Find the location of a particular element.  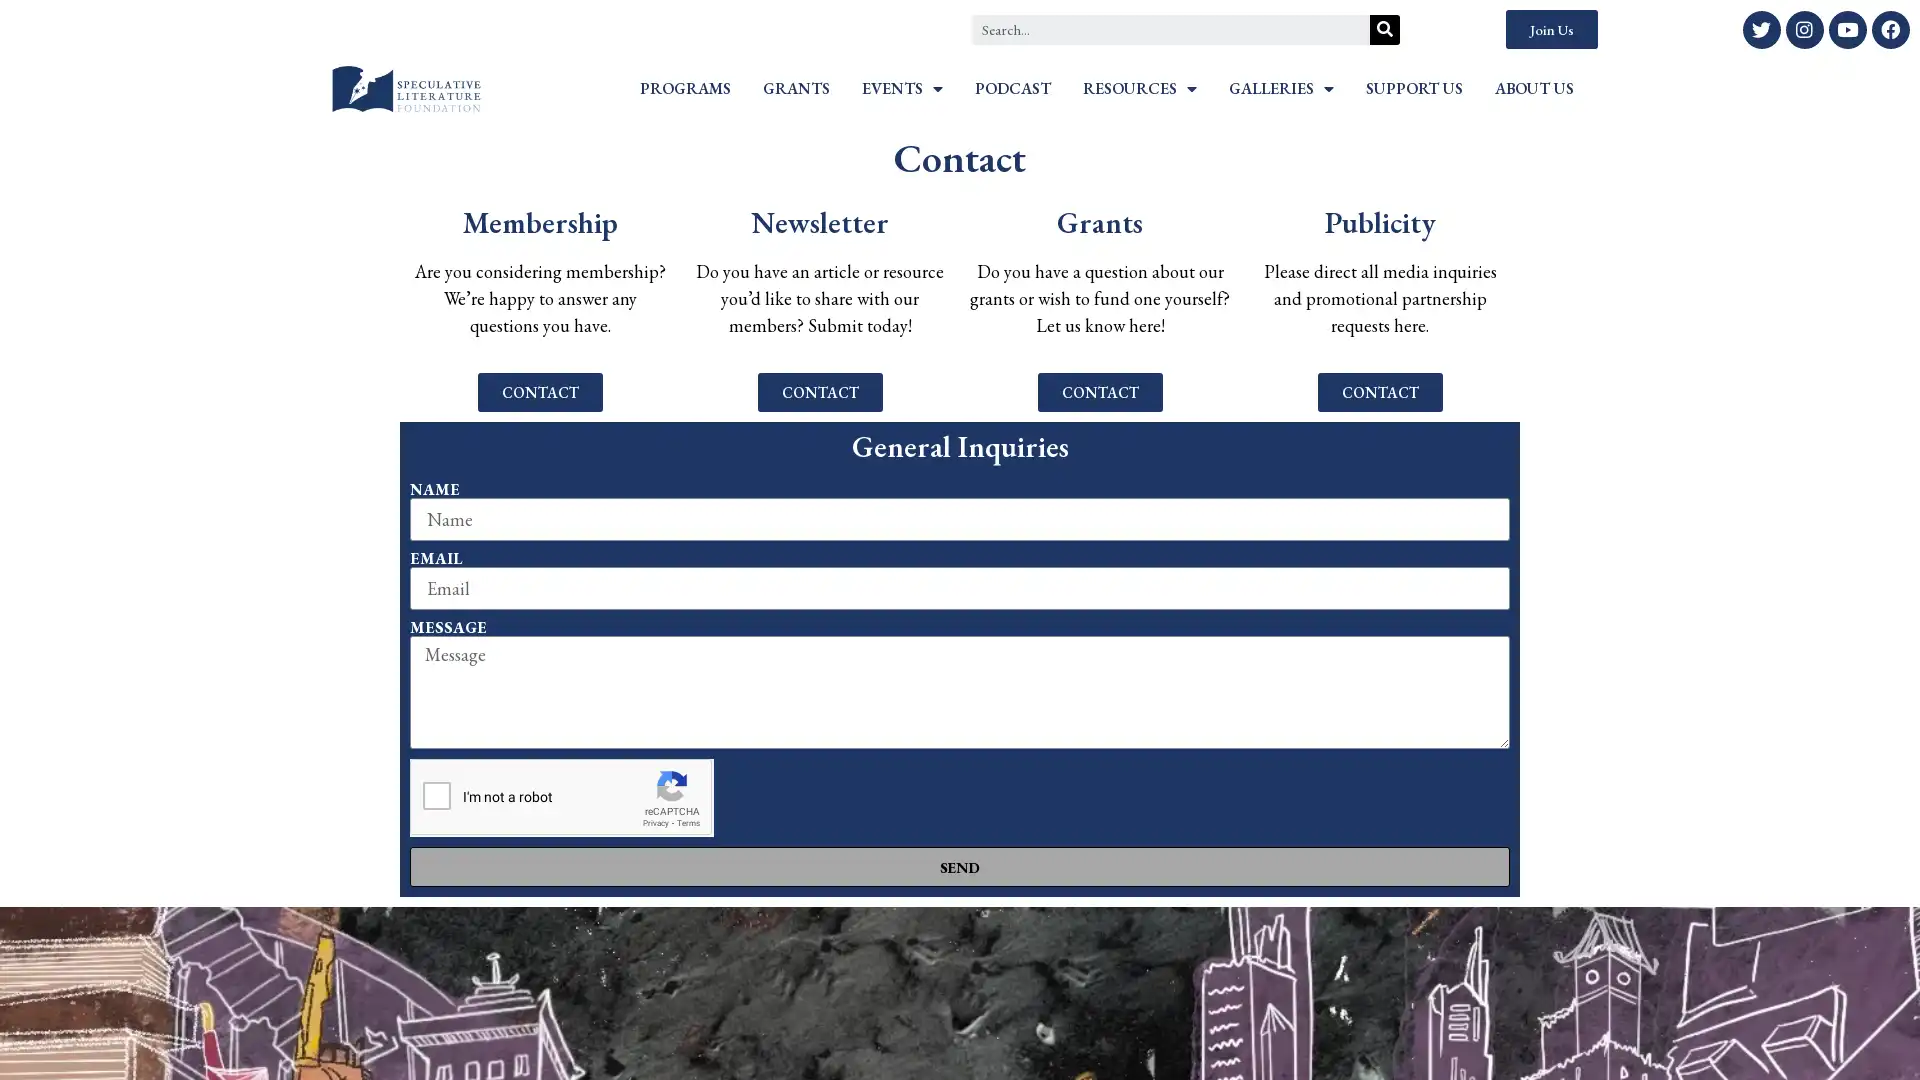

CONTACT is located at coordinates (819, 391).